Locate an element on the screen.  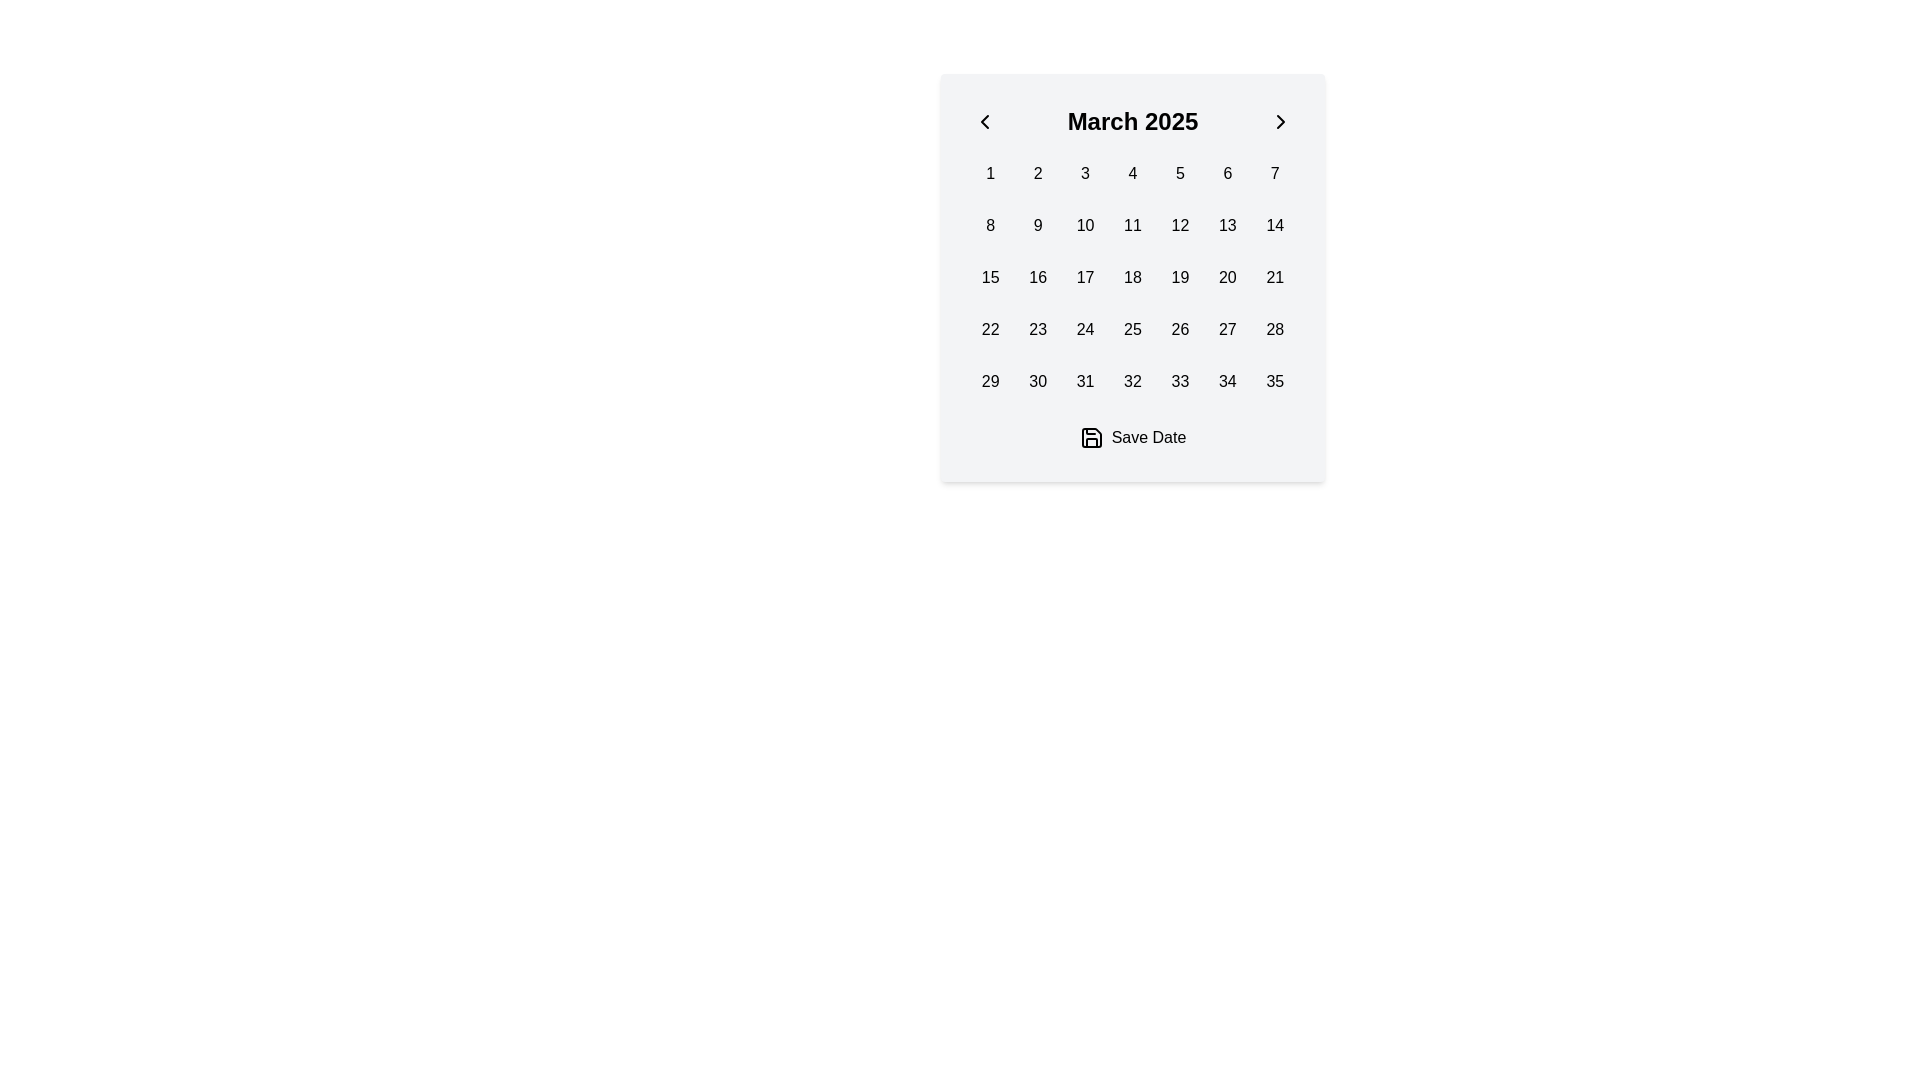
the button in the sixth column of the last row of the calendar is located at coordinates (1226, 381).